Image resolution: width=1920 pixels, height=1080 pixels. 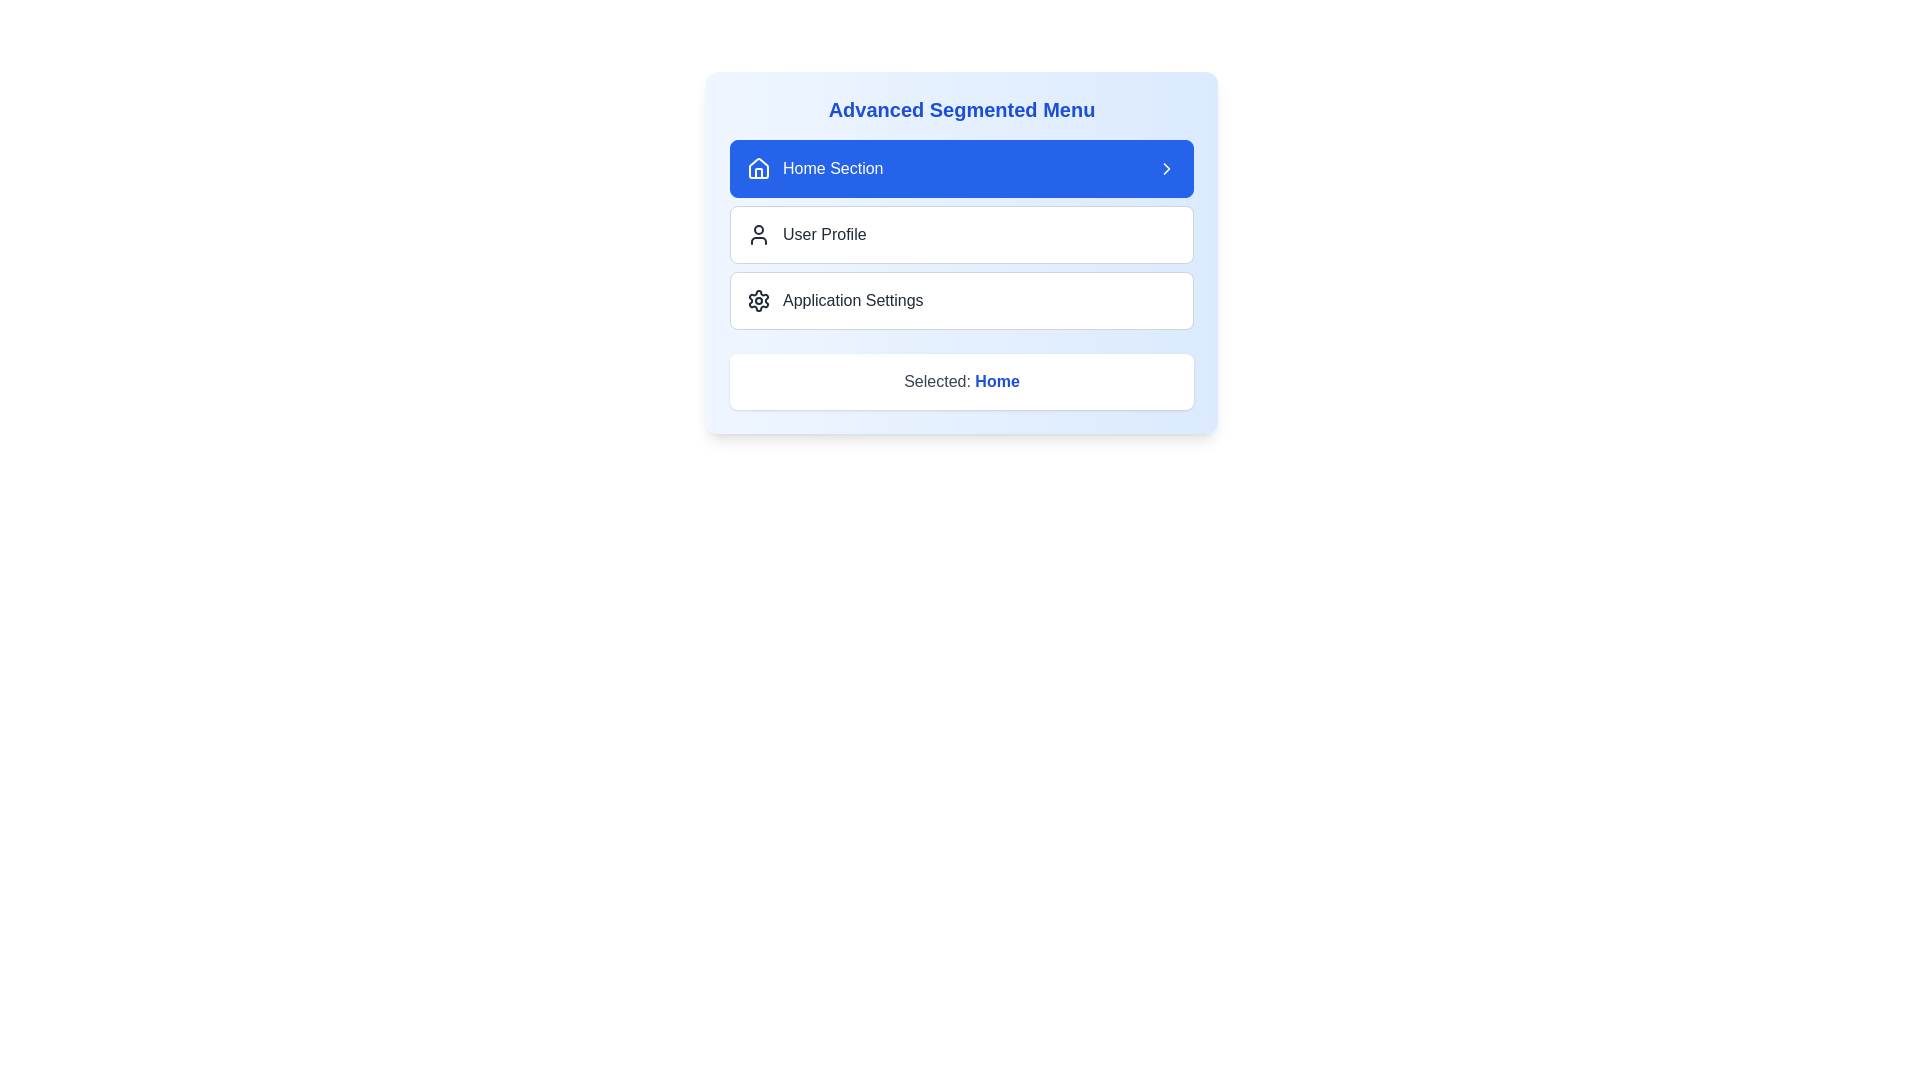 I want to click on the 'User Profile' menu item, which is the second item in the vertical list, so click(x=806, y=234).